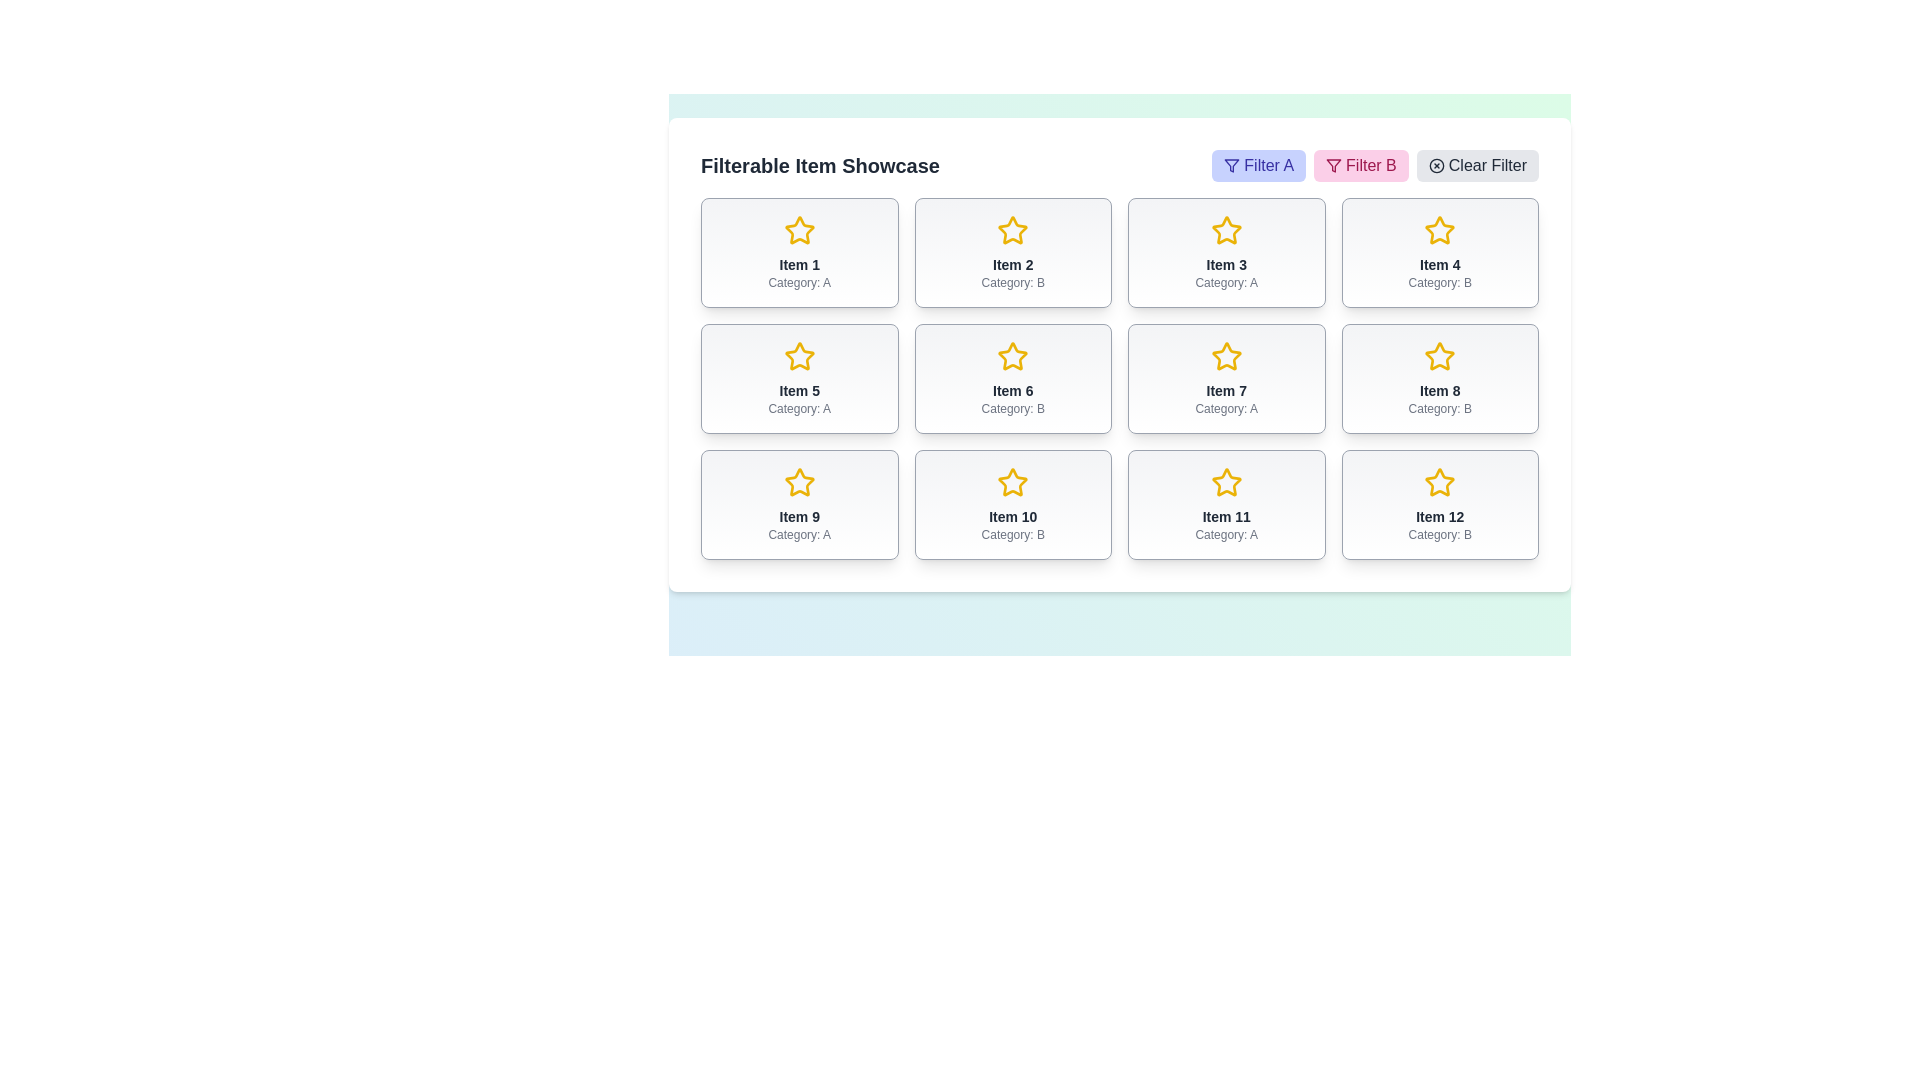  I want to click on attributes of the Card component featuring a light gray border, gradient background, yellow star icon, bold text 'Item 2', and smaller italicized text 'Category: B' located in the first row, second column of the grid layout, so click(1013, 252).